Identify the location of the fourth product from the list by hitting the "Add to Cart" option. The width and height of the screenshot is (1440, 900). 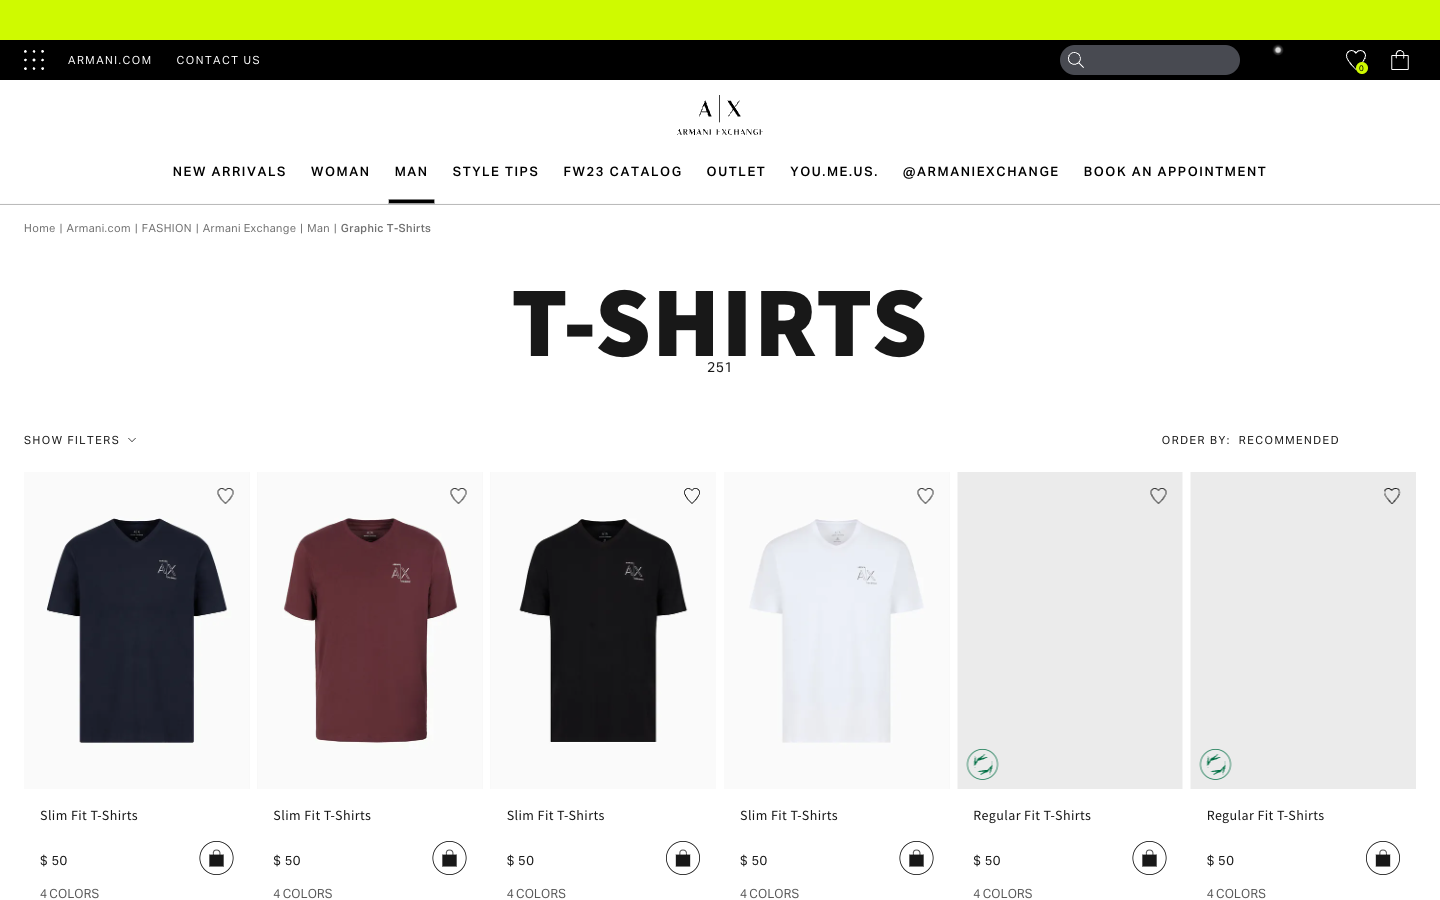
(915, 857).